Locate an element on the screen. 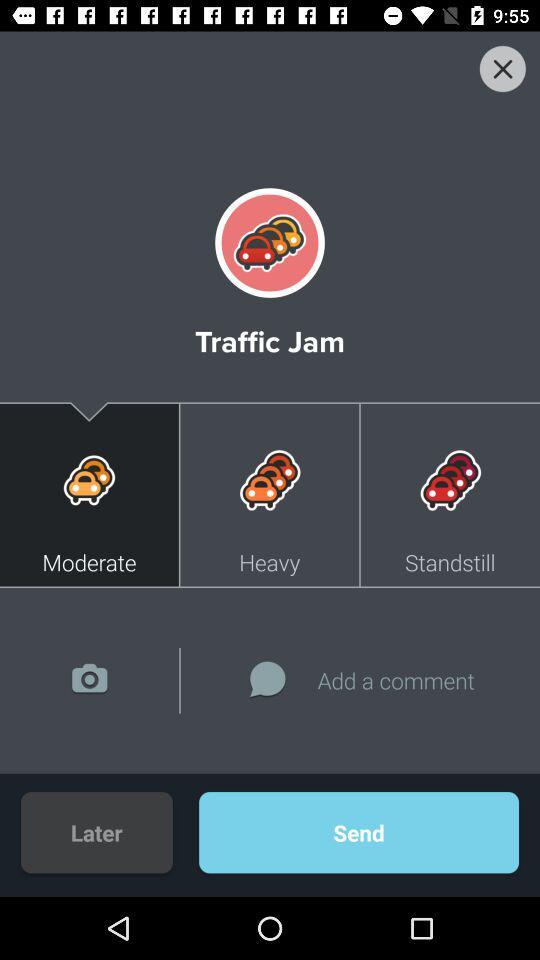 The width and height of the screenshot is (540, 960). icon on the left side of heavy is located at coordinates (88, 480).